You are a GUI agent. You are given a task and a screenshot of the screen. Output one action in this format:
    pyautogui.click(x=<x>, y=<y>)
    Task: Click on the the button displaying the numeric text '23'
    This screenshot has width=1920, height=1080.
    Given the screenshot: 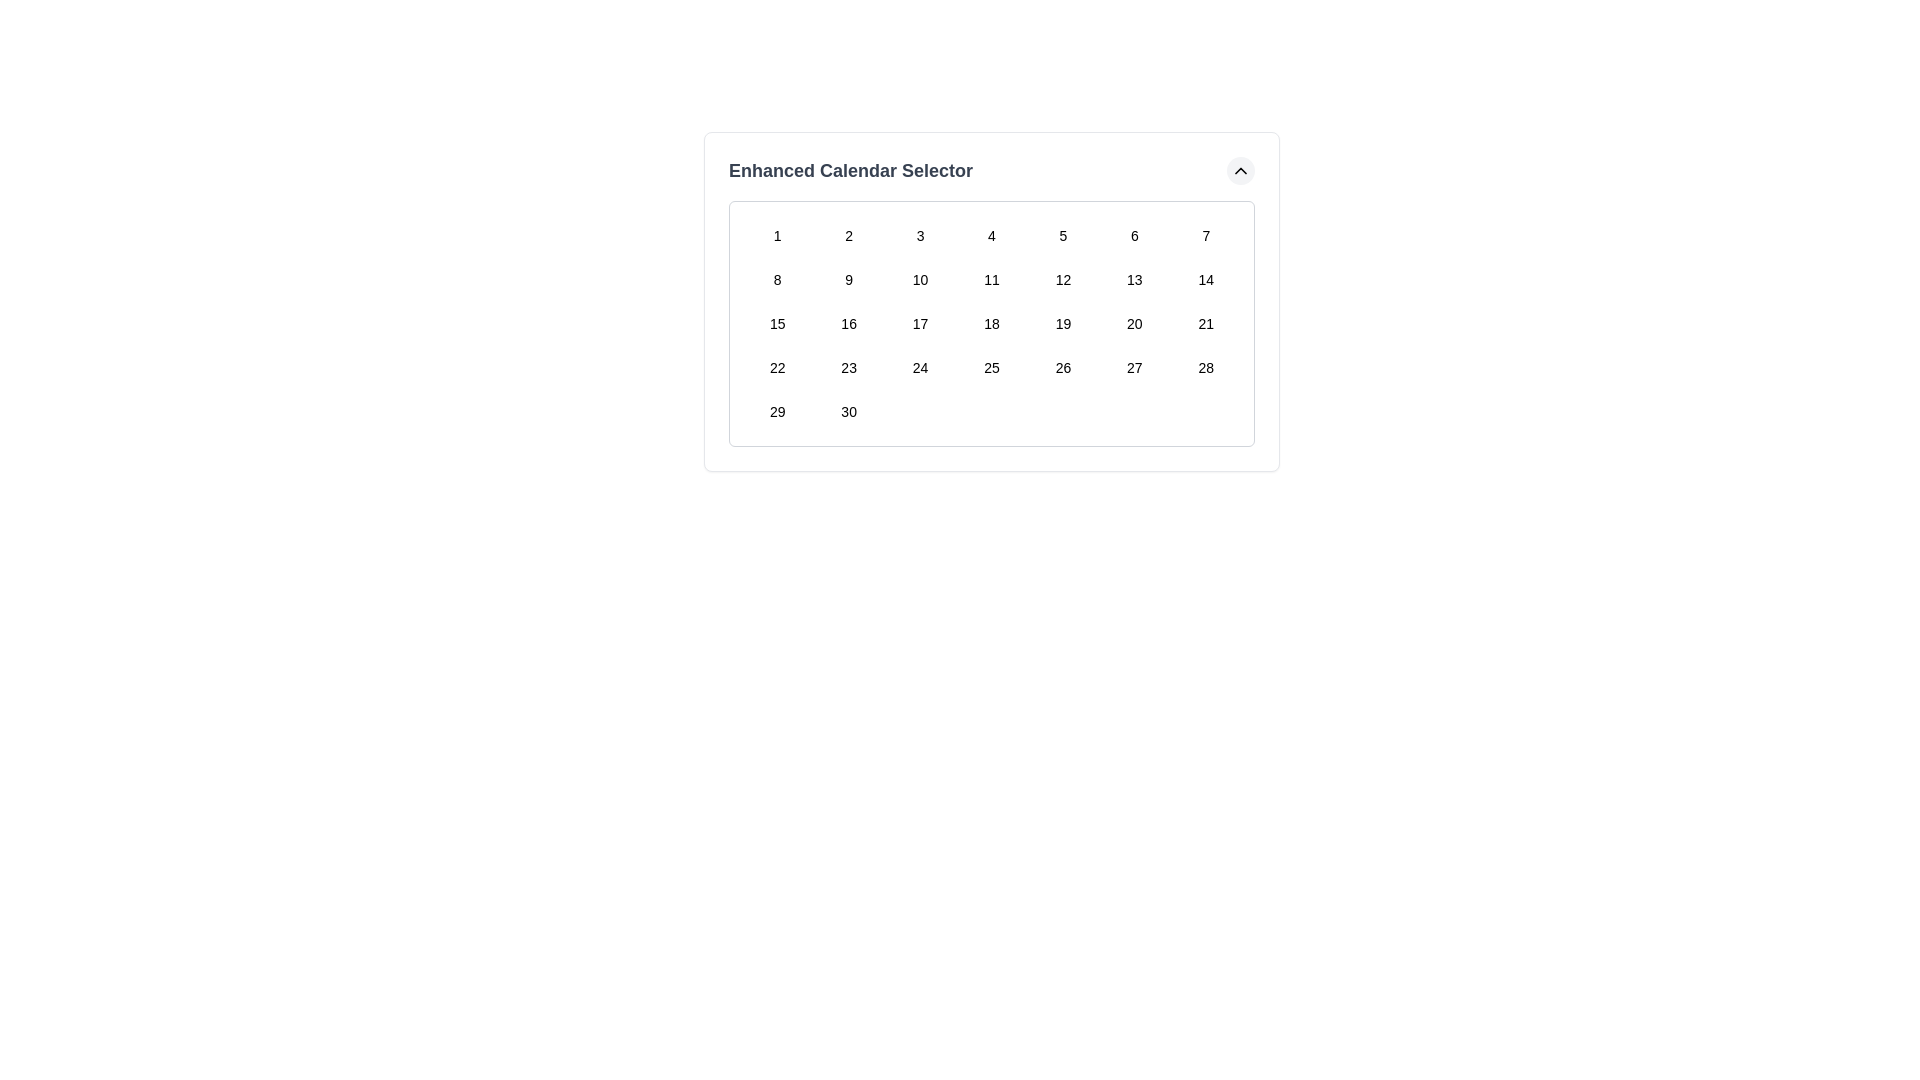 What is the action you would take?
    pyautogui.click(x=849, y=367)
    